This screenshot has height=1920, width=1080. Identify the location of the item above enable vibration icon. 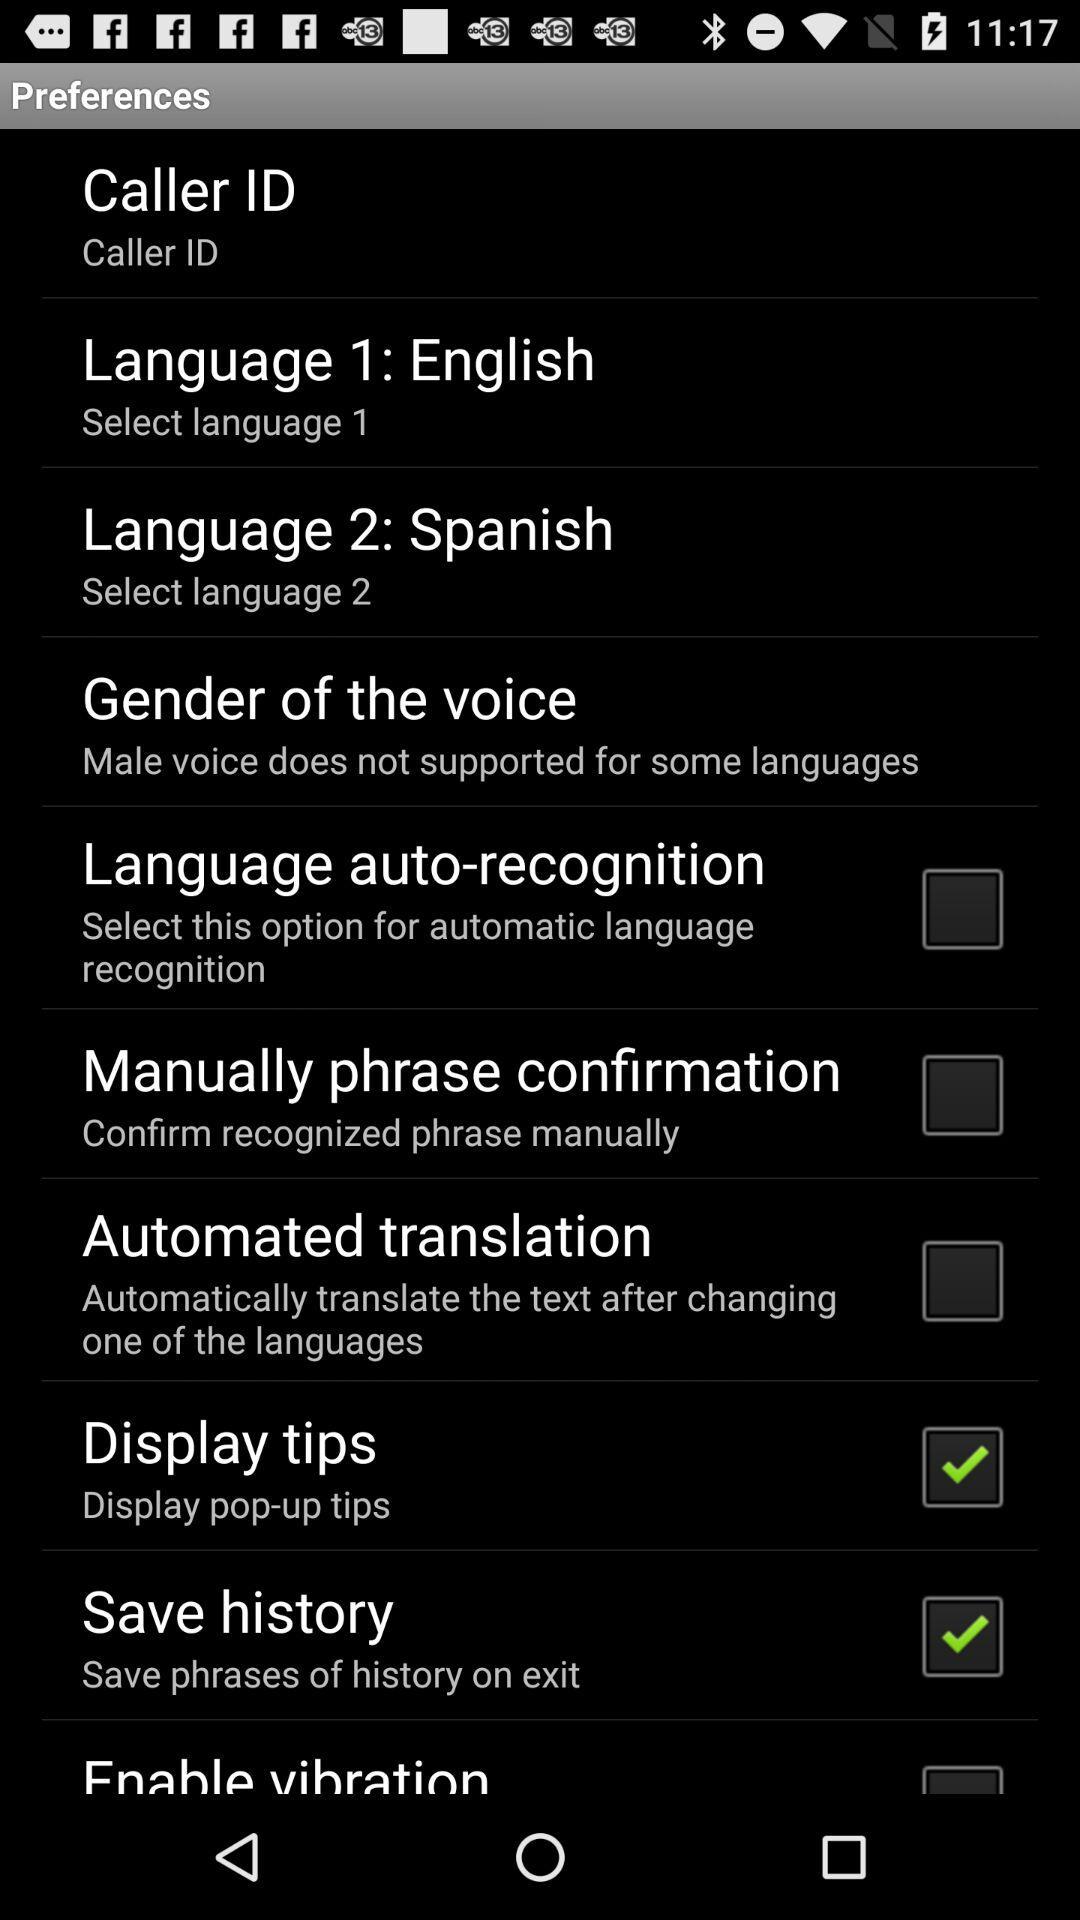
(330, 1673).